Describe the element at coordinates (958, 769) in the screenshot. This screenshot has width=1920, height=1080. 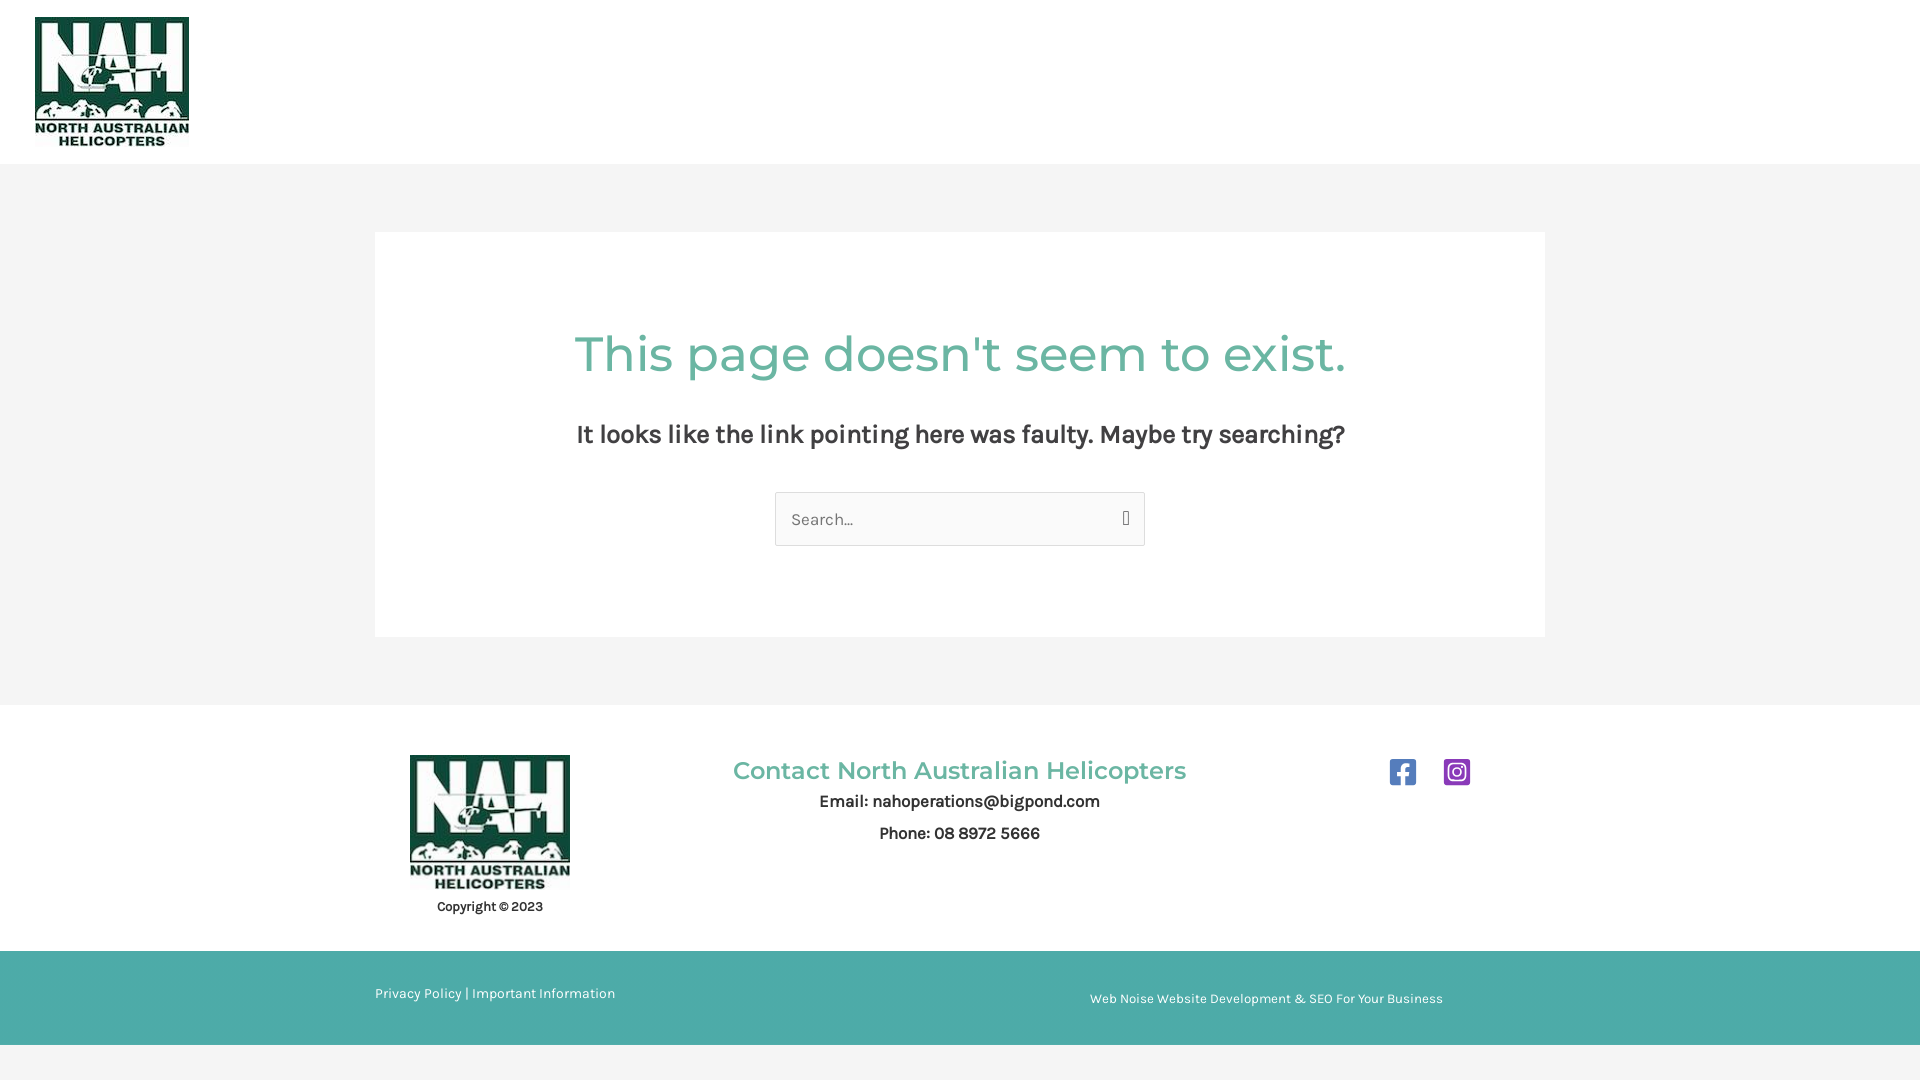
I see `'Contact North Australian Helicopters'` at that location.